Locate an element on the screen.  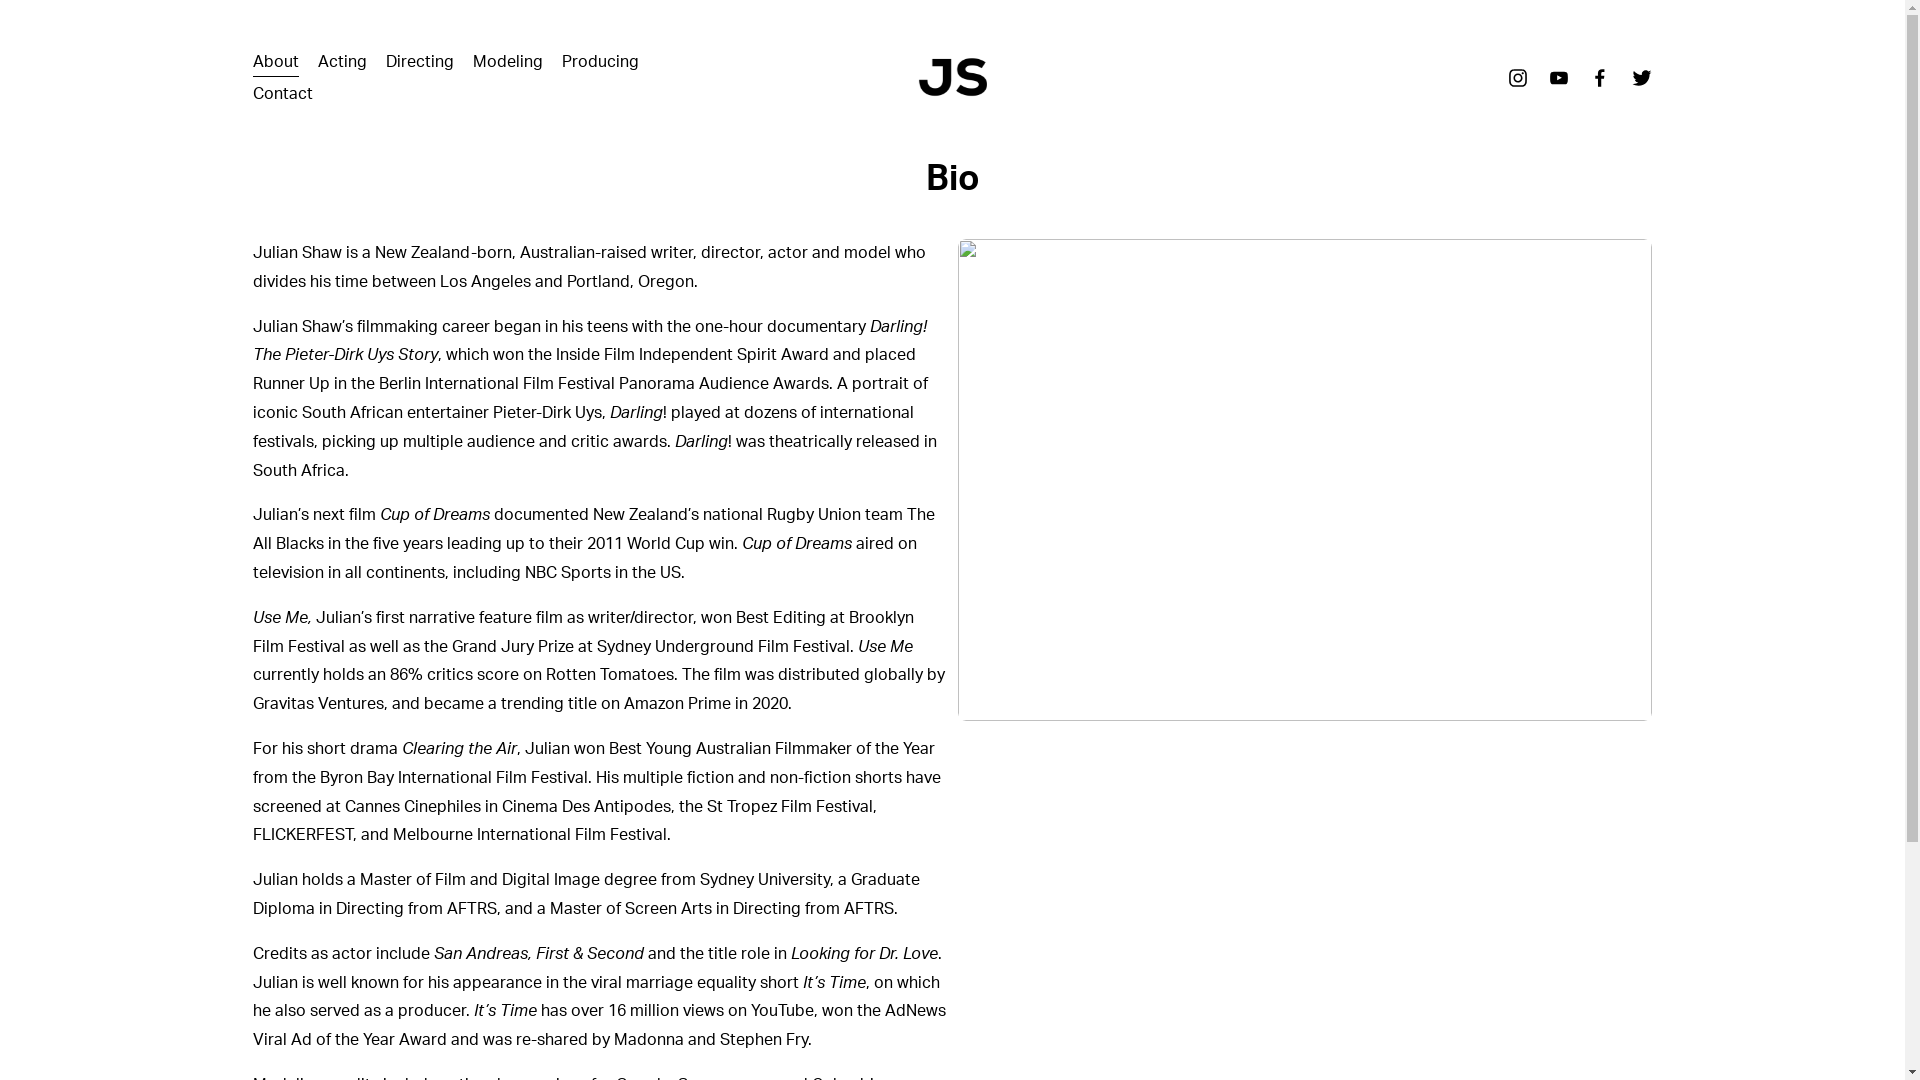
'Contact' is located at coordinates (281, 93).